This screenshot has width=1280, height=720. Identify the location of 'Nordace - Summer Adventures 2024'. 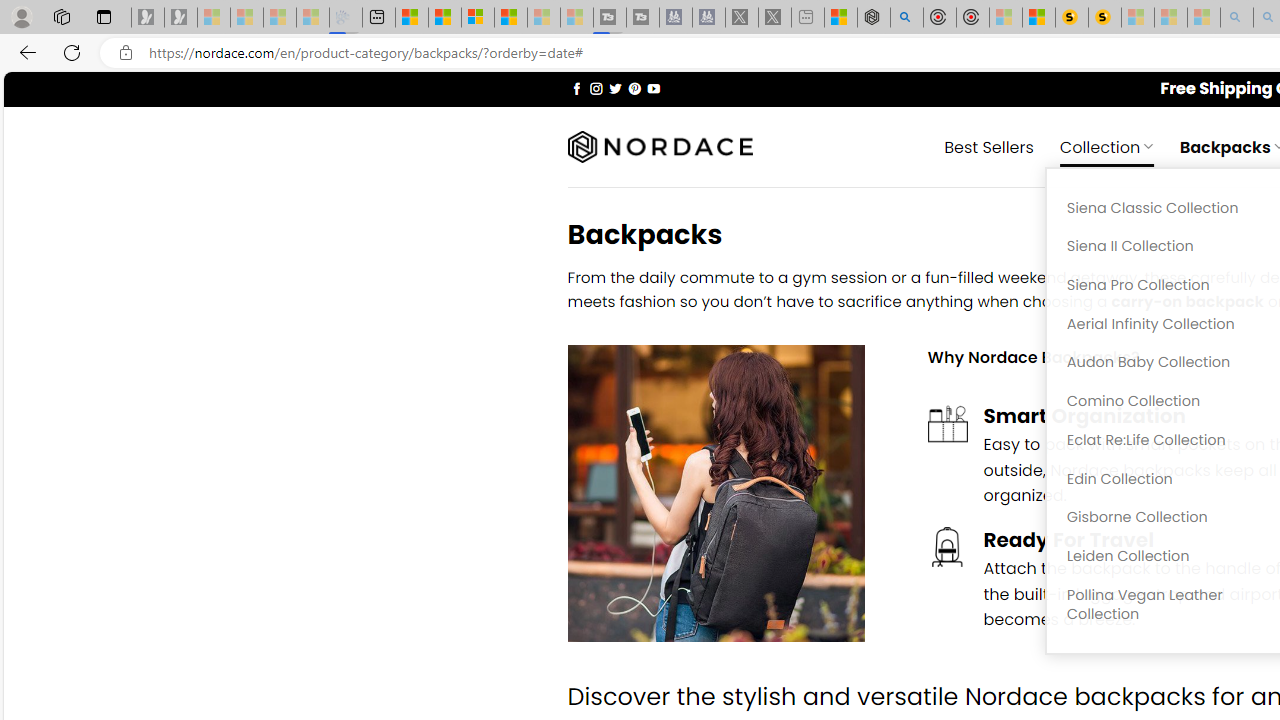
(873, 17).